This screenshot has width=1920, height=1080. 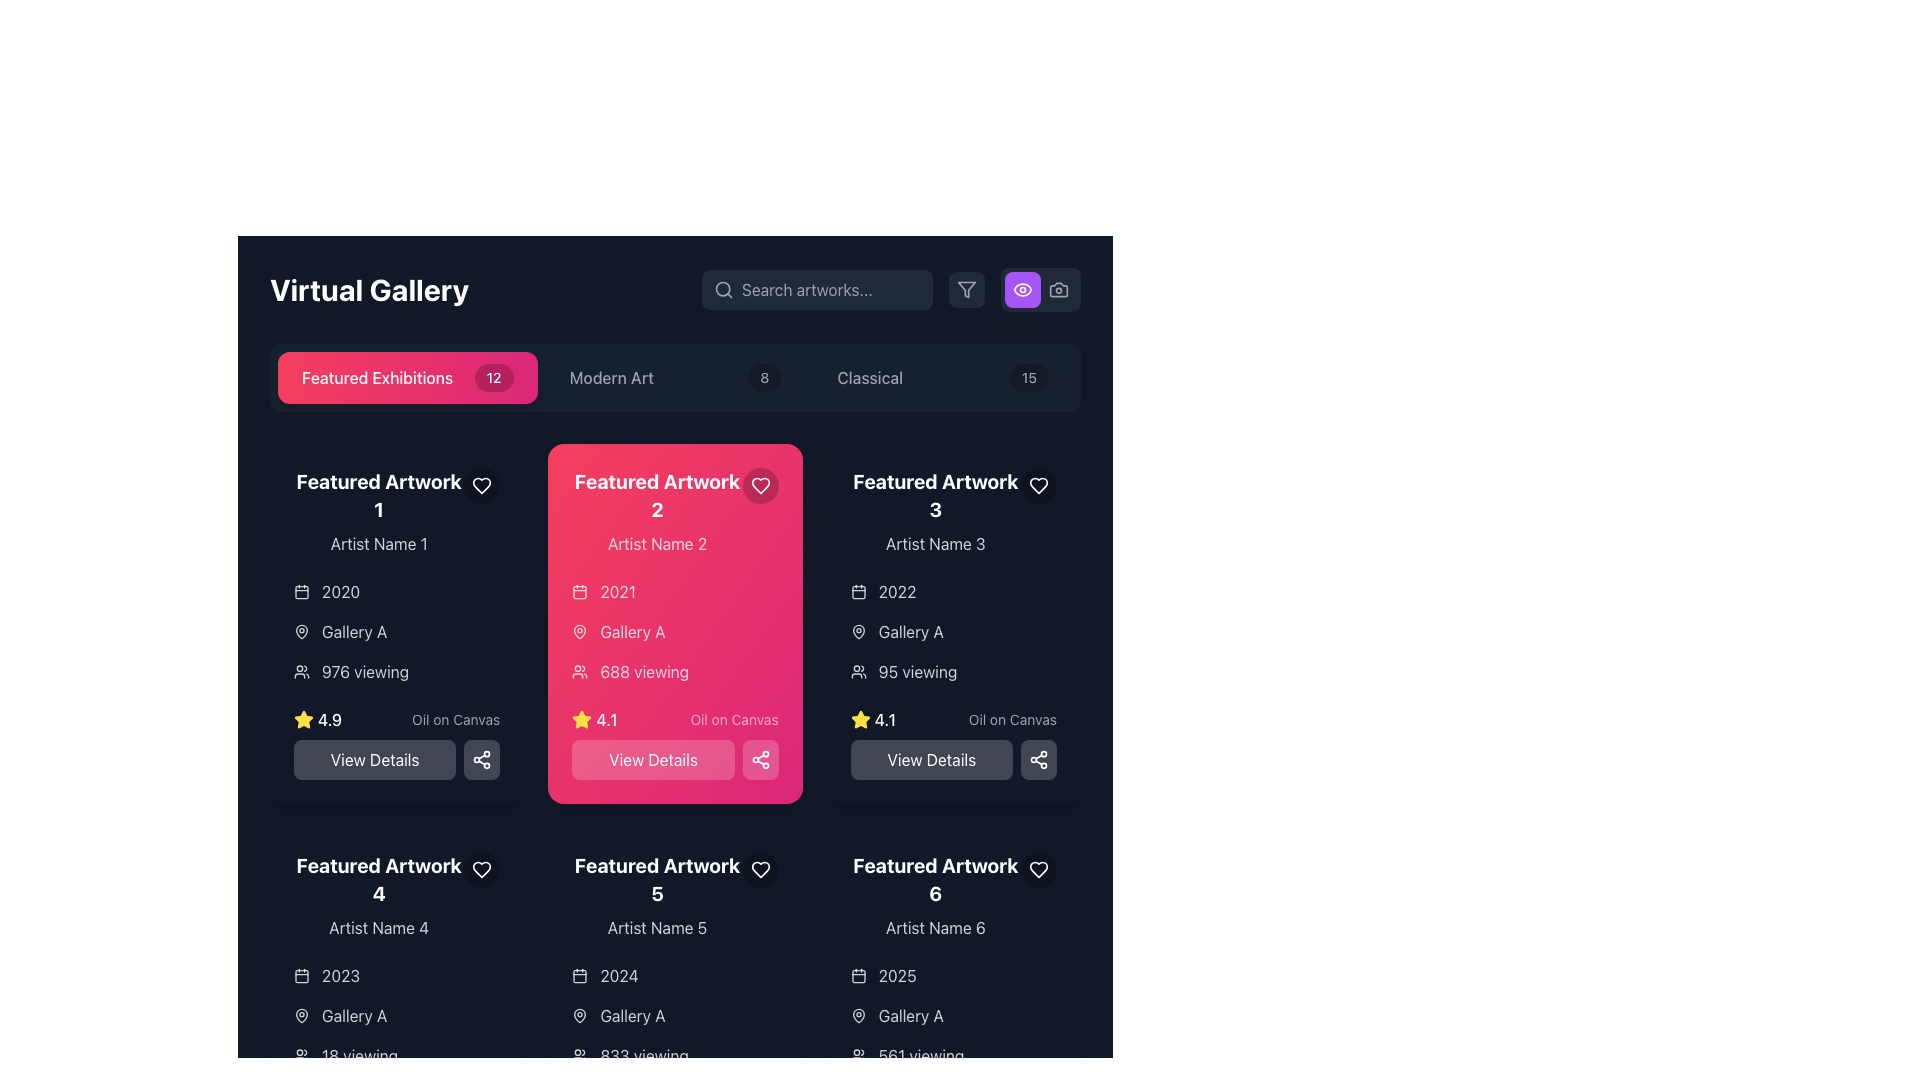 What do you see at coordinates (952, 744) in the screenshot?
I see `the 'View Details' button located at the bottom section of the 'Featured Artwork 3' card, which has a semi-transparent dark background and white text` at bounding box center [952, 744].